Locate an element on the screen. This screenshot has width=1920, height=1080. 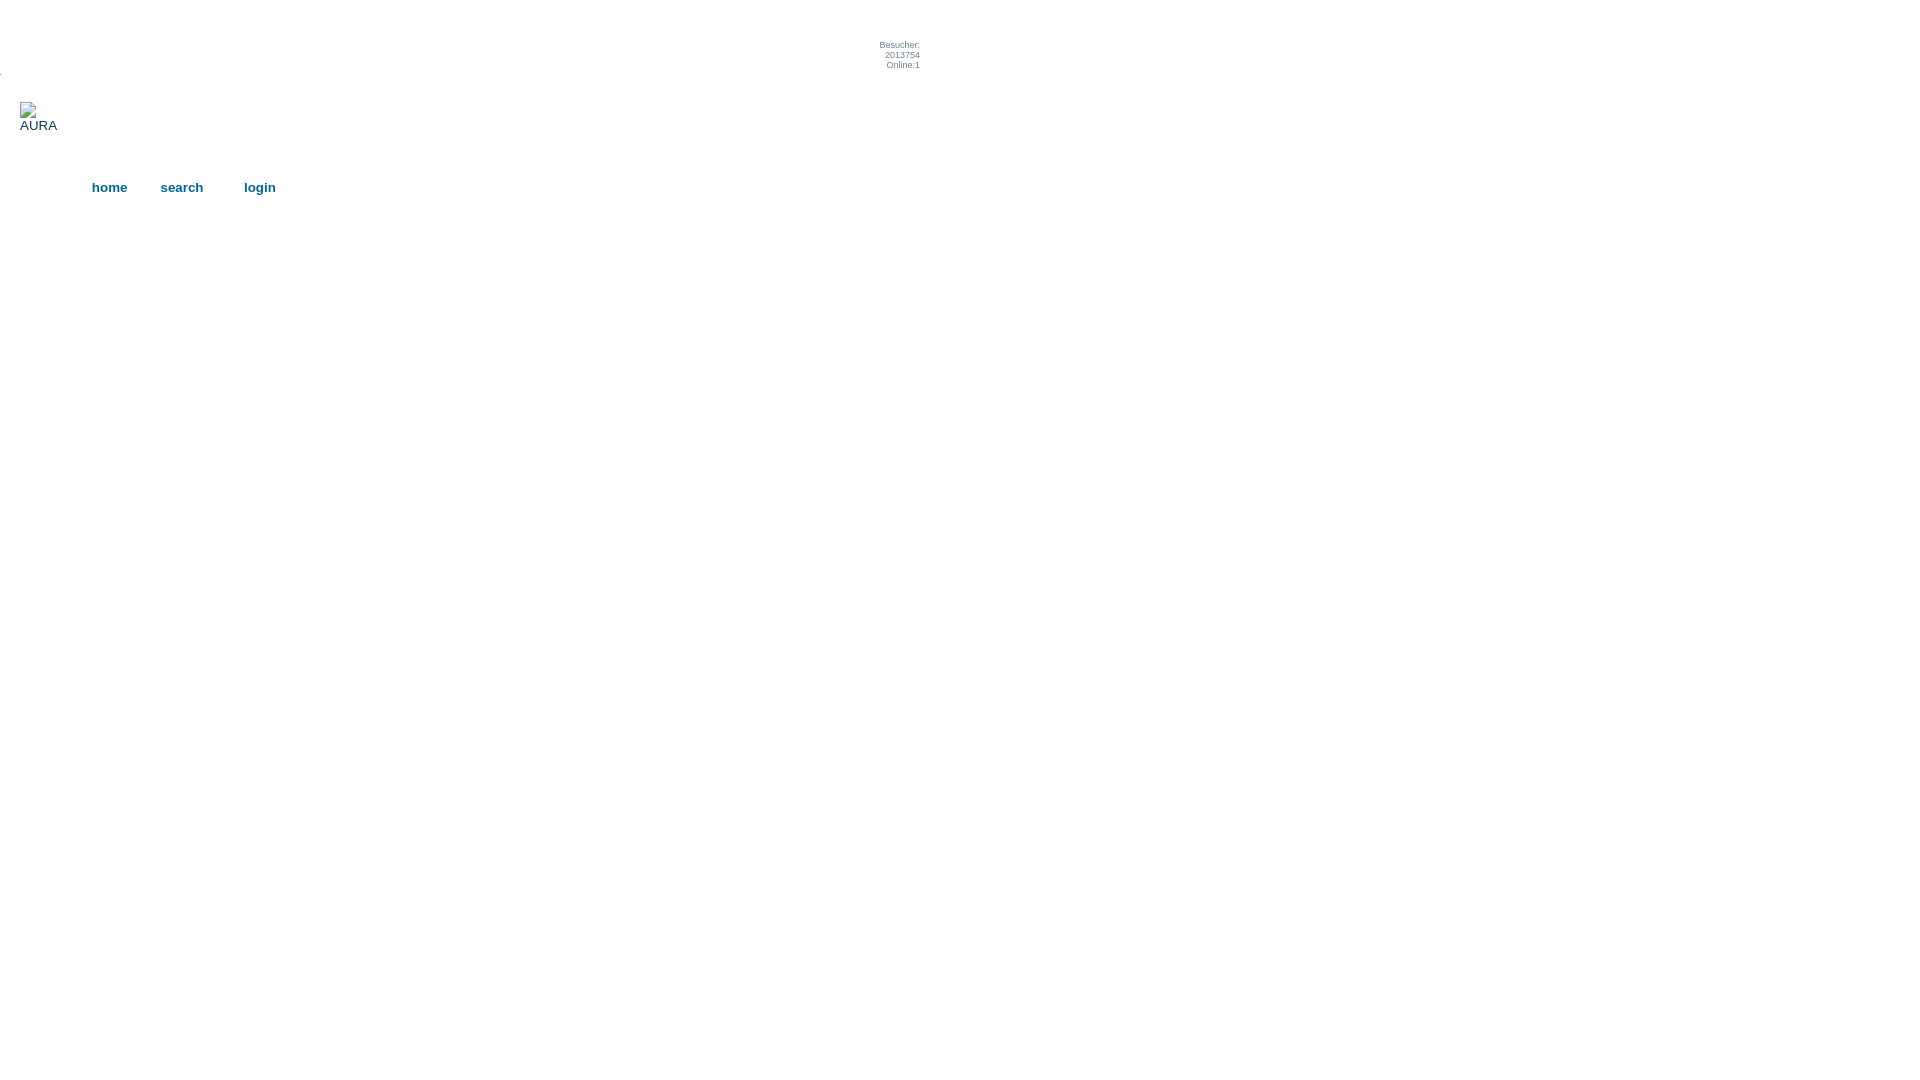
'search' is located at coordinates (158, 187).